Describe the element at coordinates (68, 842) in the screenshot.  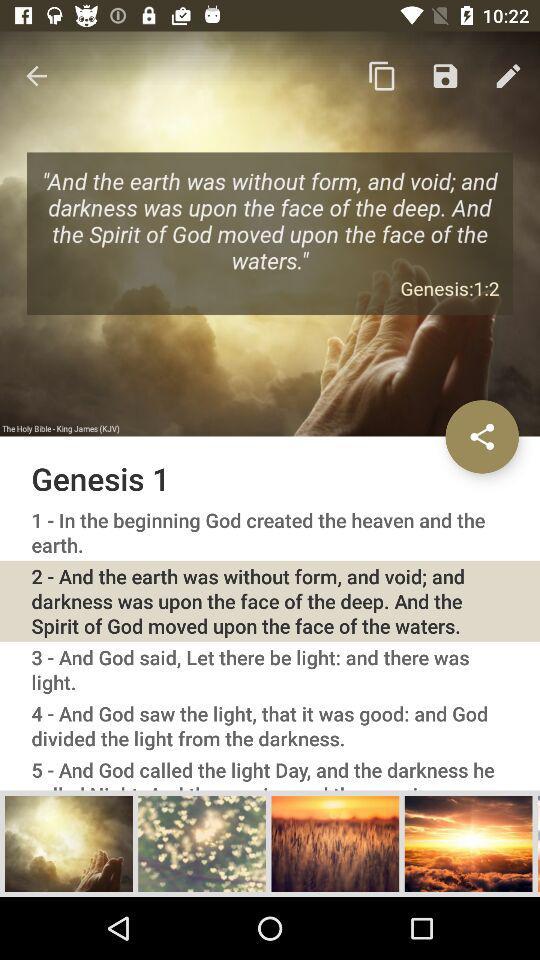
I see `show this verse` at that location.